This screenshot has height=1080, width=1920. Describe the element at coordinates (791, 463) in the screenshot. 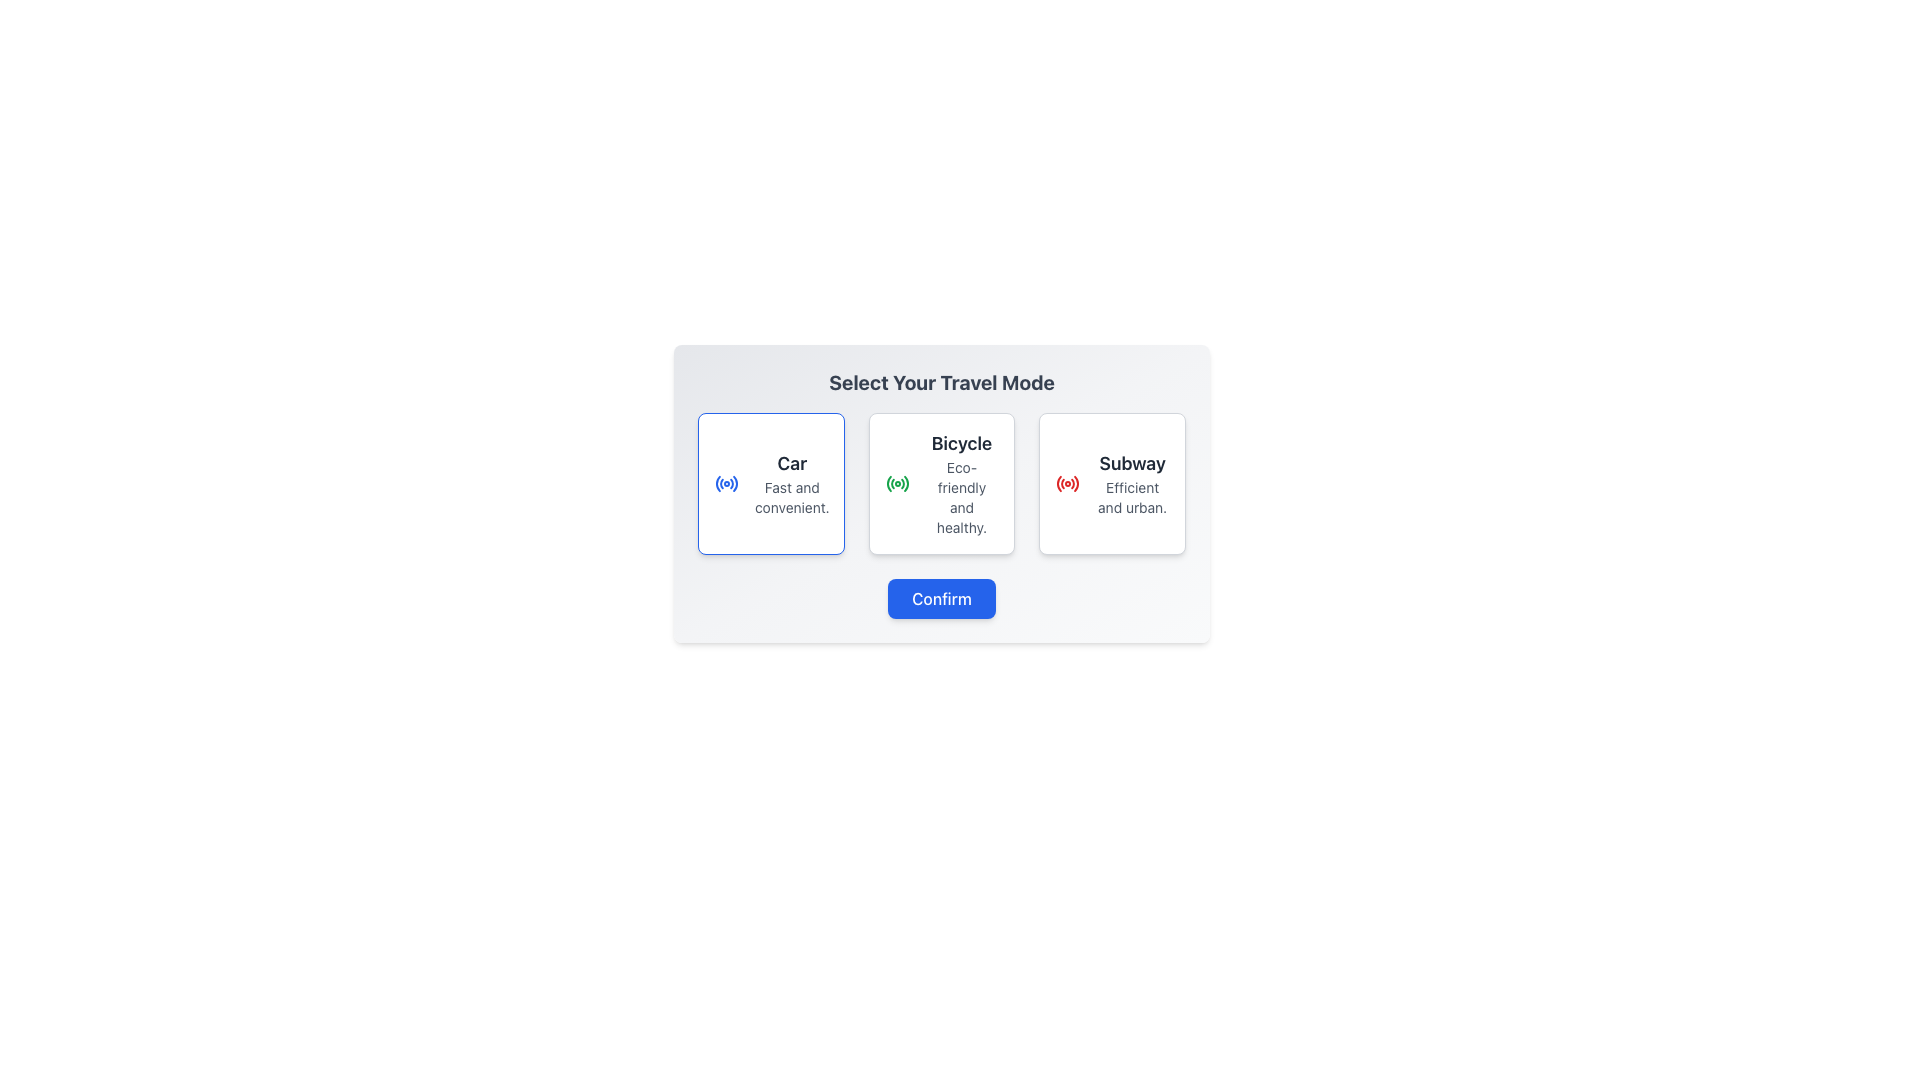

I see `the title text element for the 'Car' option in the travel mode selection interface, which is located at the top of the leftmost selection card` at that location.